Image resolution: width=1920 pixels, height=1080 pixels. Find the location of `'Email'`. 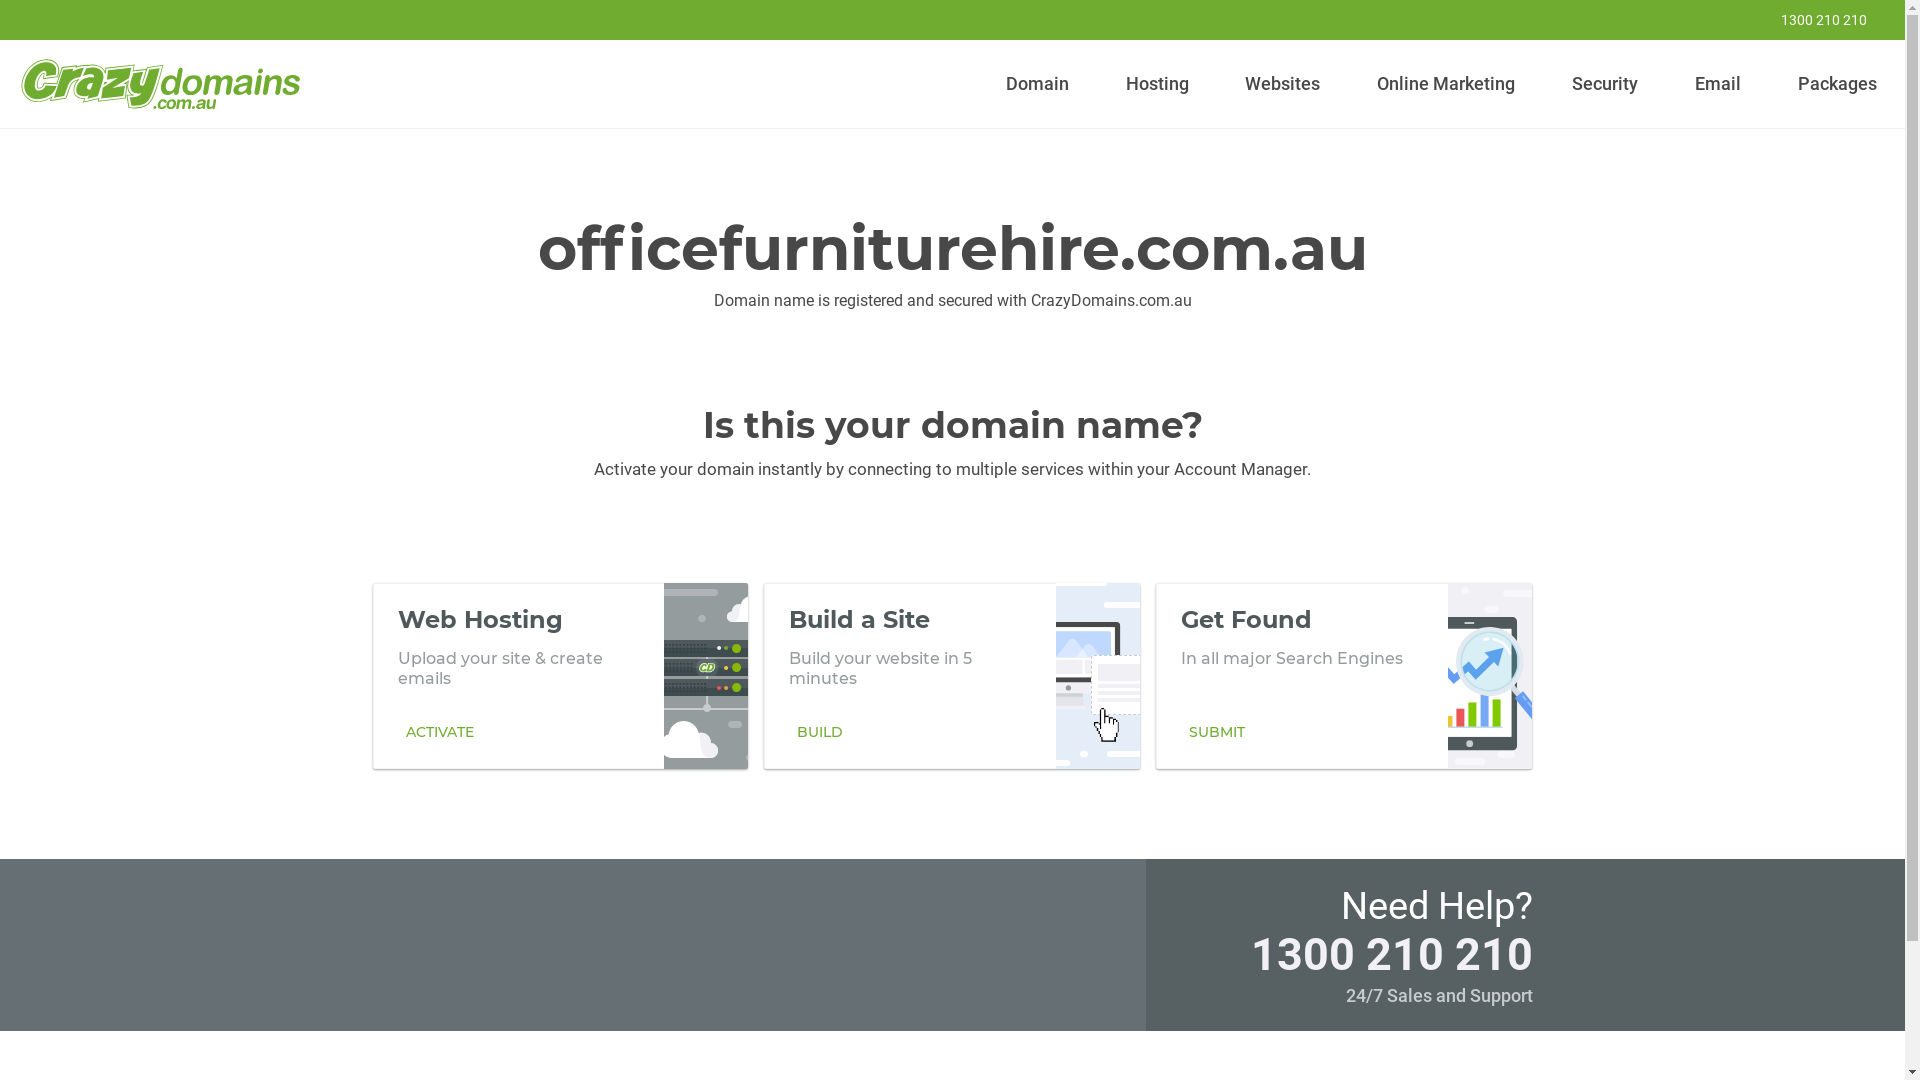

'Email' is located at coordinates (1716, 83).